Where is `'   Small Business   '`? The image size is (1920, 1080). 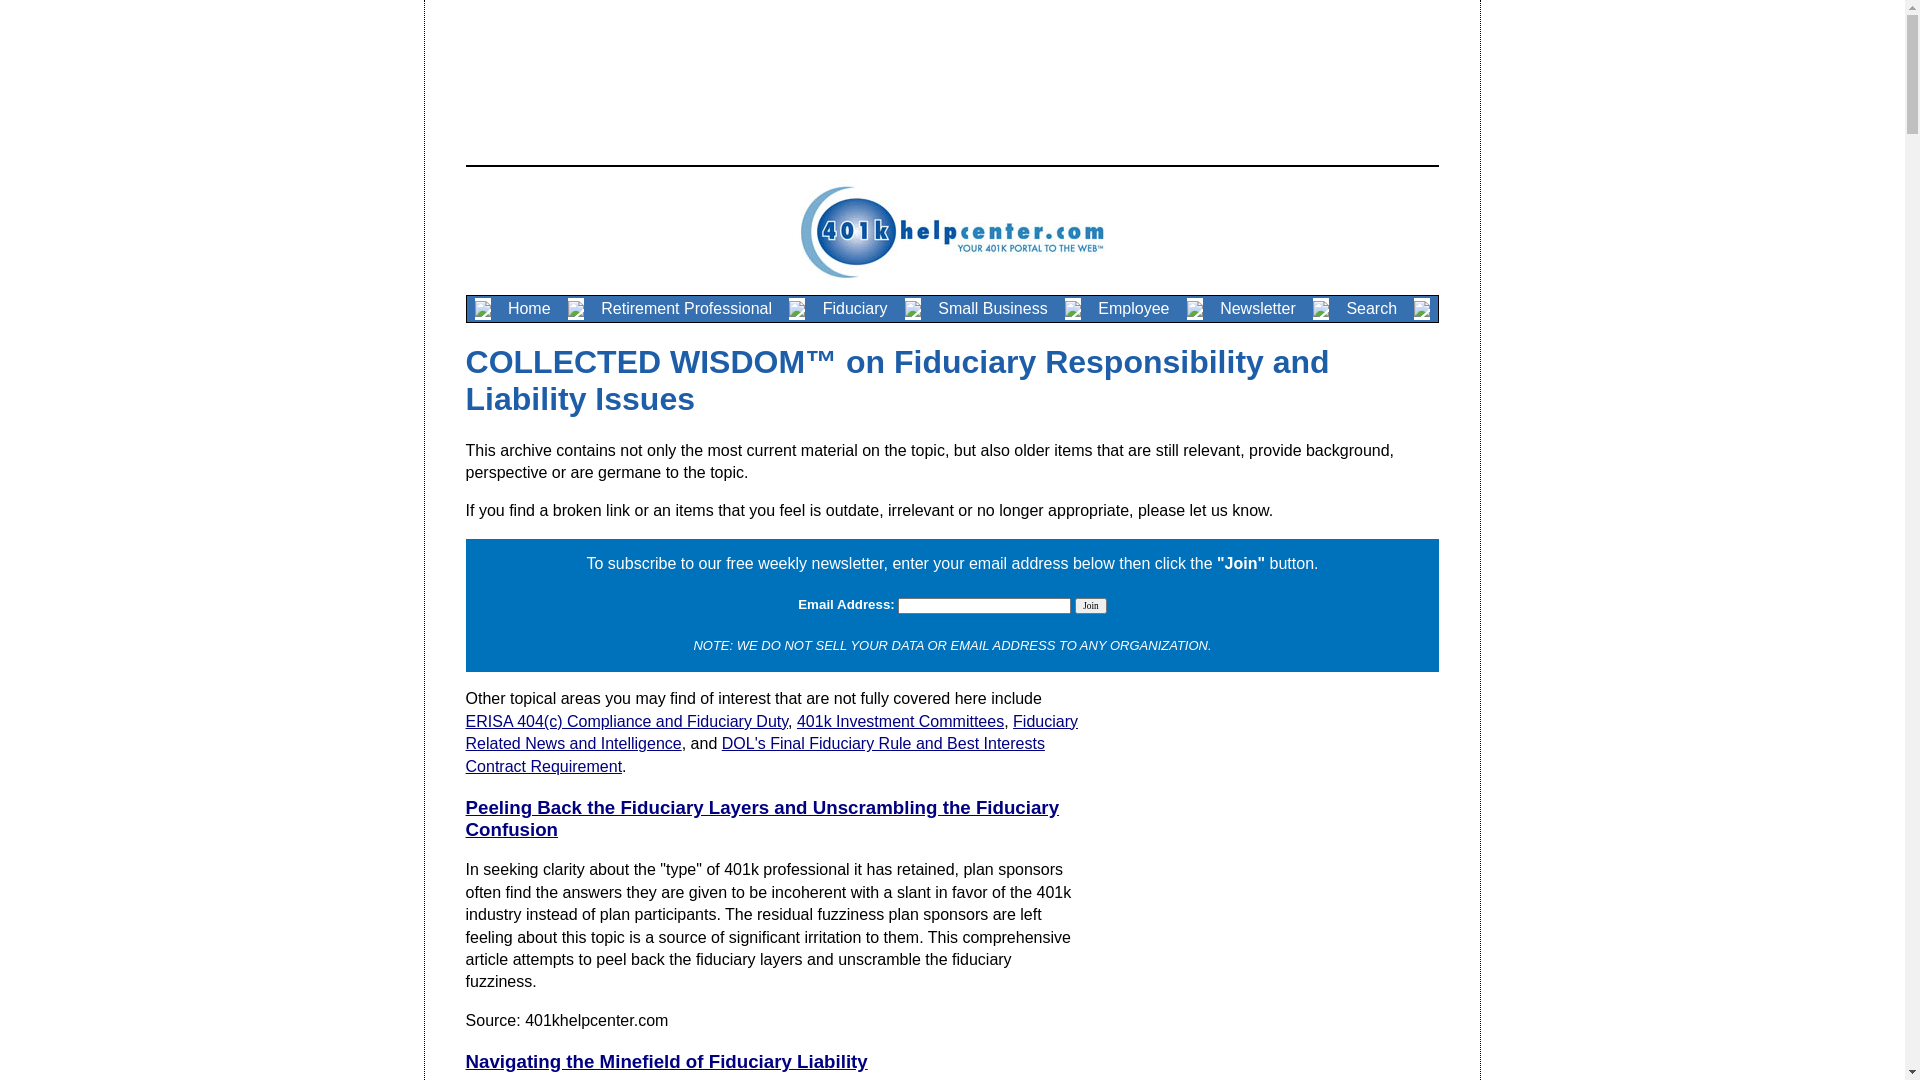 '   Small Business   ' is located at coordinates (993, 308).